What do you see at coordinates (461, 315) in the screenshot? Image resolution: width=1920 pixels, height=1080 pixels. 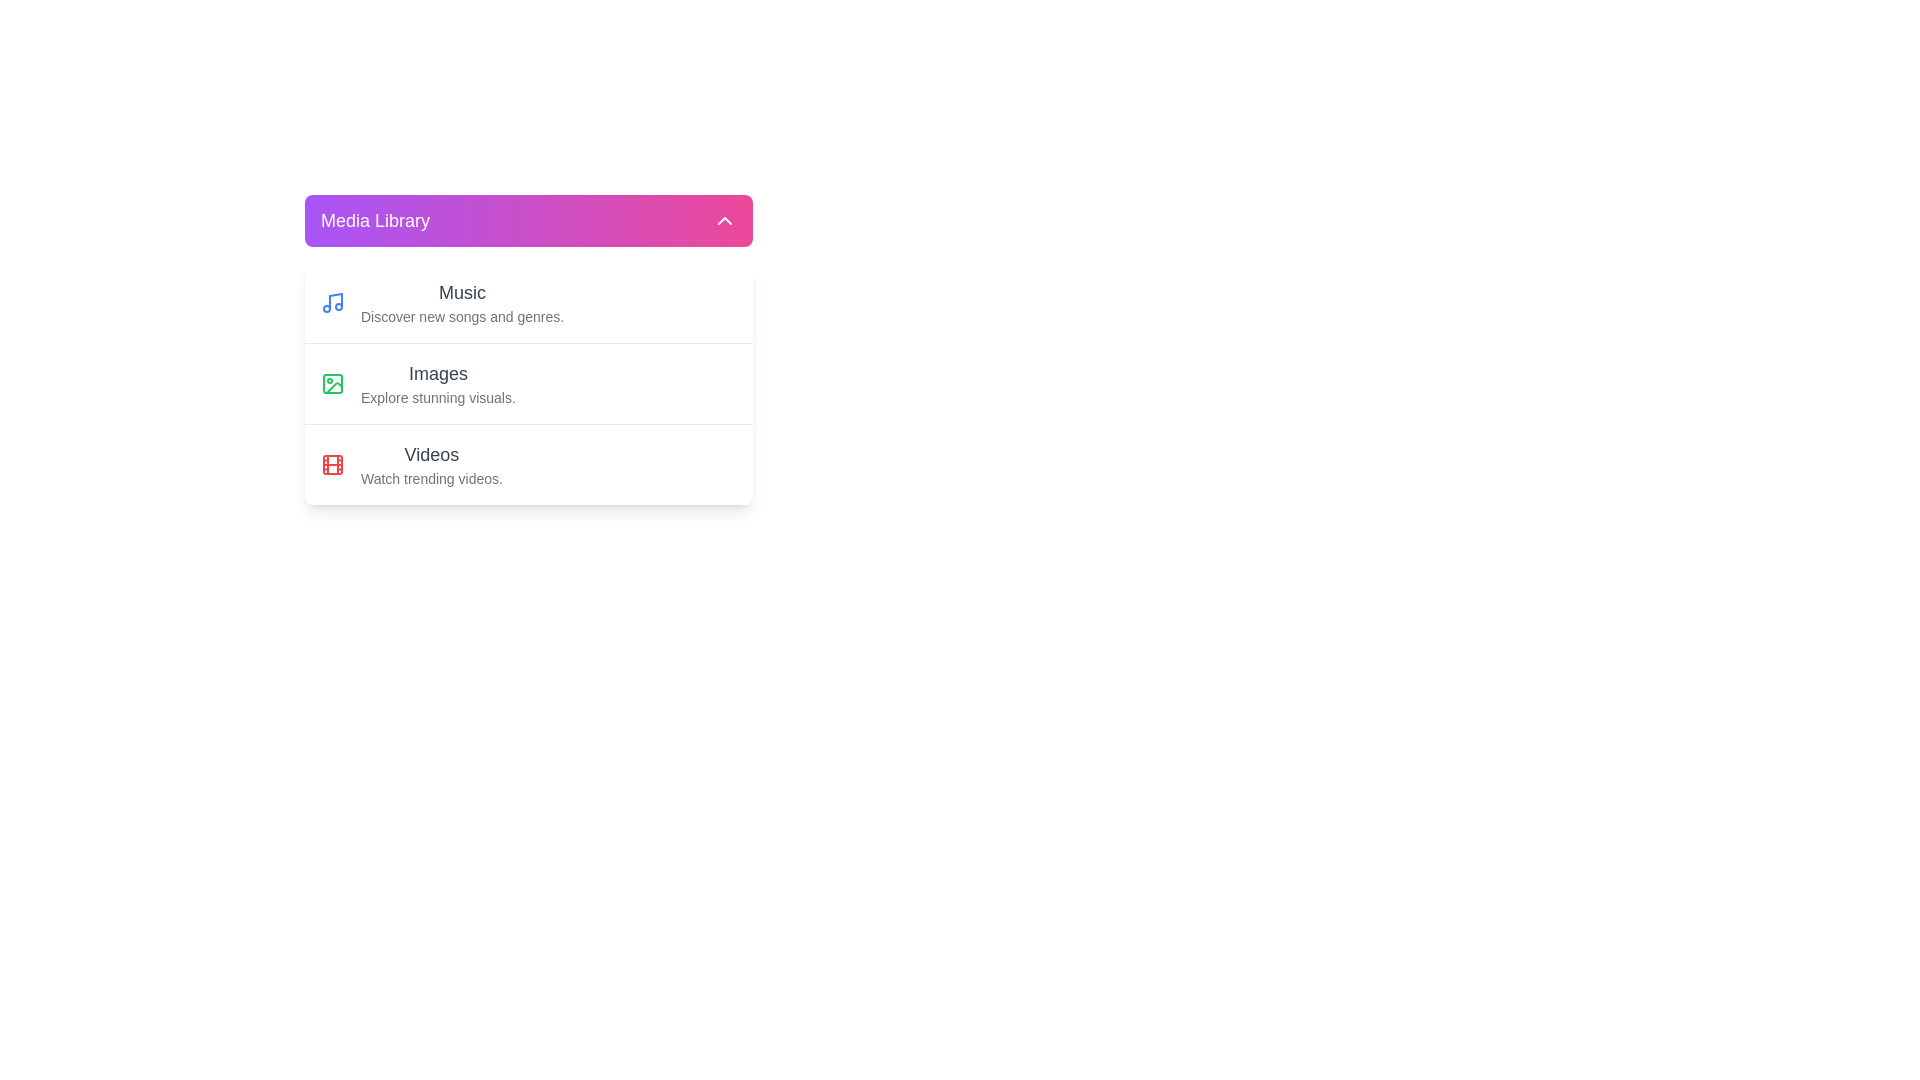 I see `the descriptive text element that provides additional details about the 'Music' section, located as the second line of text within a card-like component` at bounding box center [461, 315].